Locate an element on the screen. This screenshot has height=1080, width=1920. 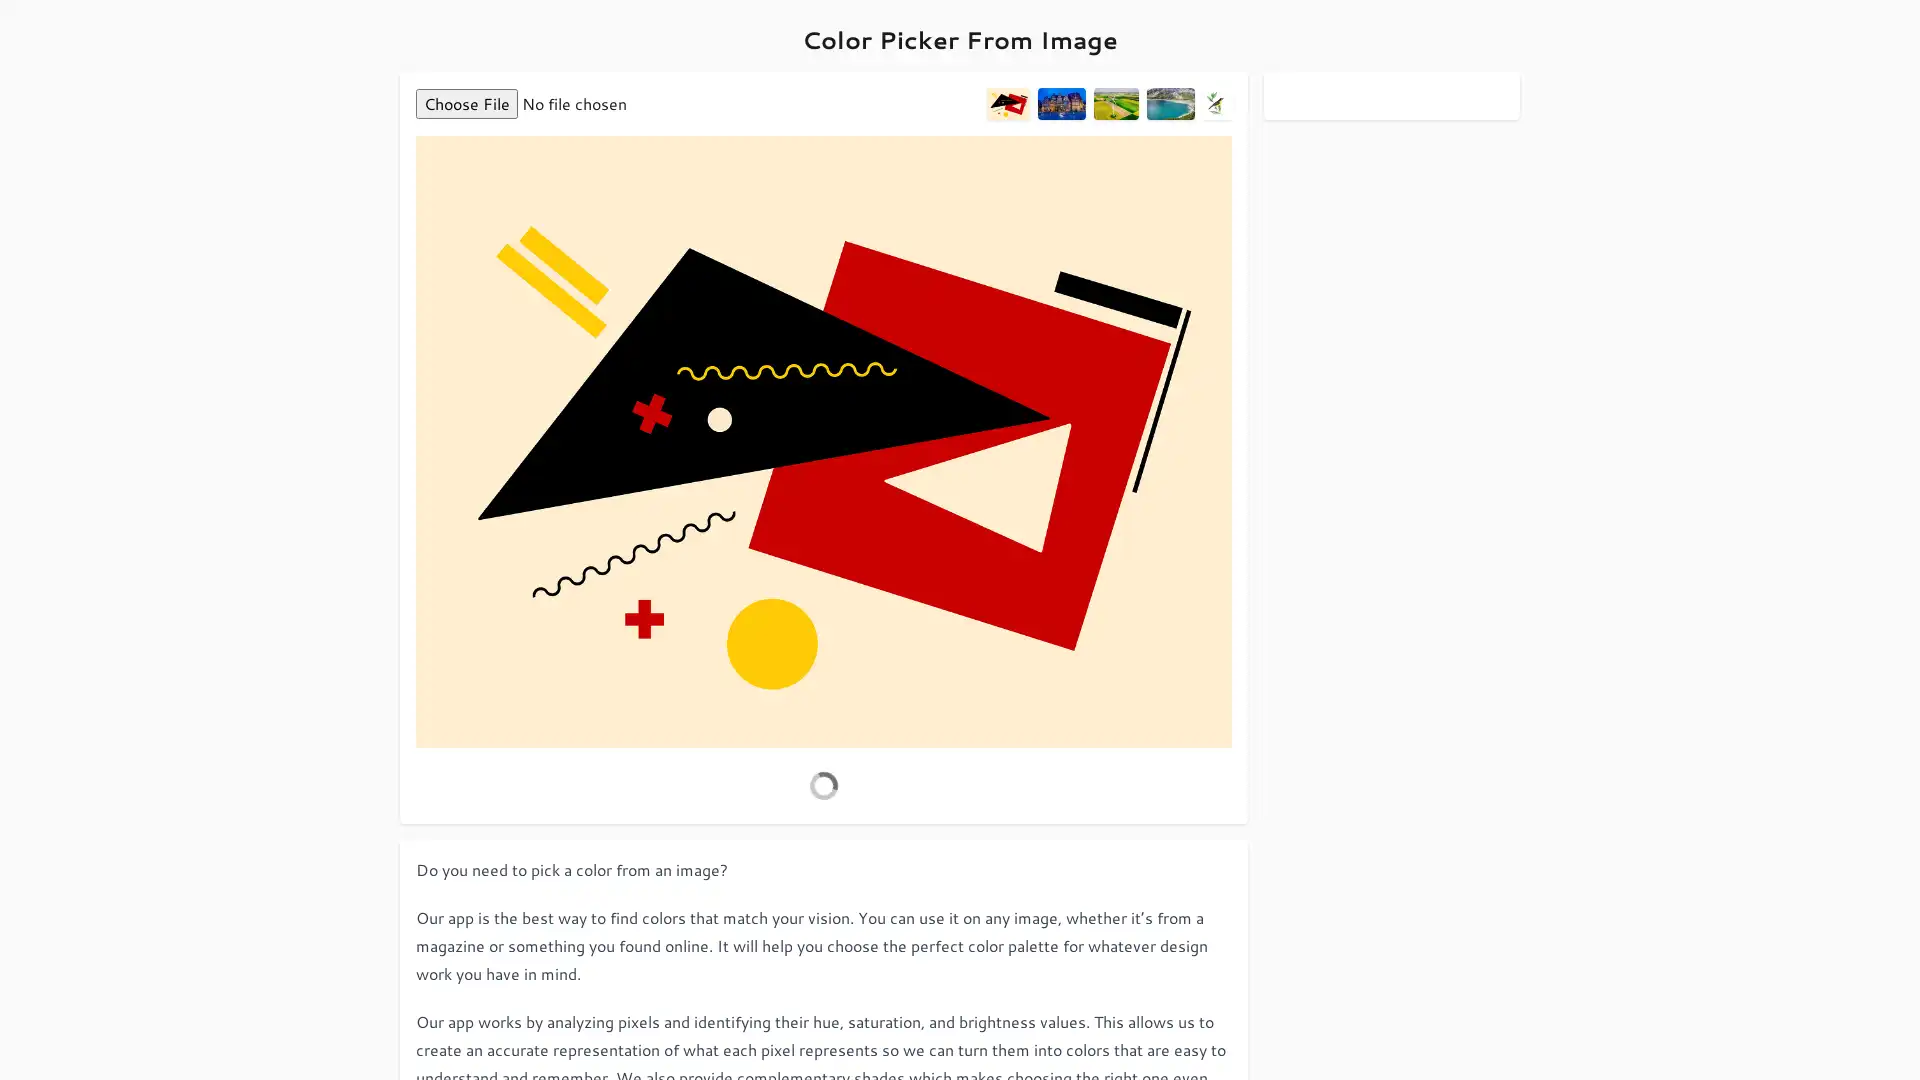
example image is located at coordinates (1008, 104).